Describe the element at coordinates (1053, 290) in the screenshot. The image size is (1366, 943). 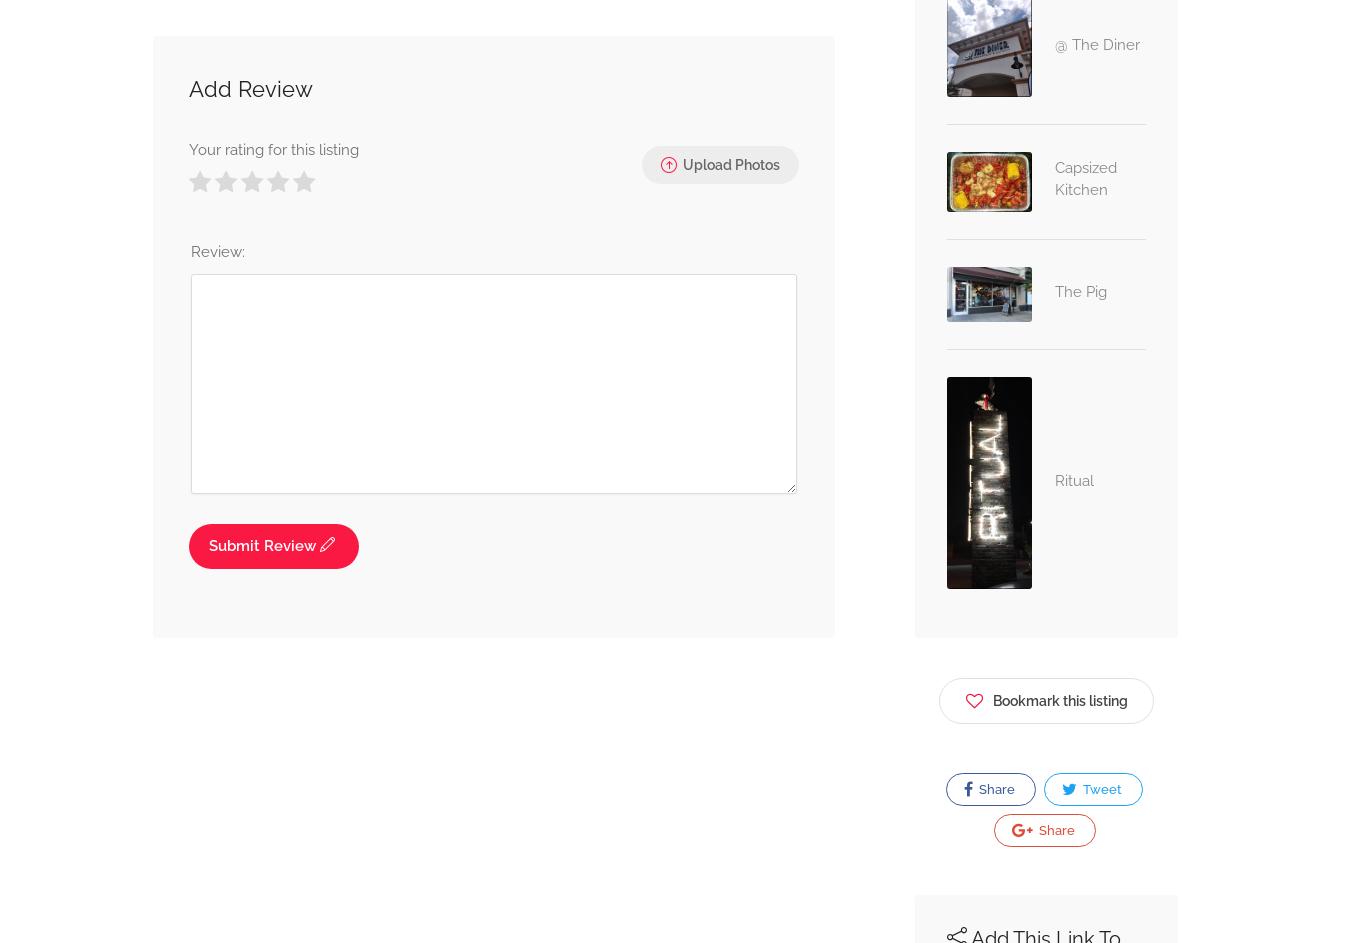
I see `'The Pig'` at that location.